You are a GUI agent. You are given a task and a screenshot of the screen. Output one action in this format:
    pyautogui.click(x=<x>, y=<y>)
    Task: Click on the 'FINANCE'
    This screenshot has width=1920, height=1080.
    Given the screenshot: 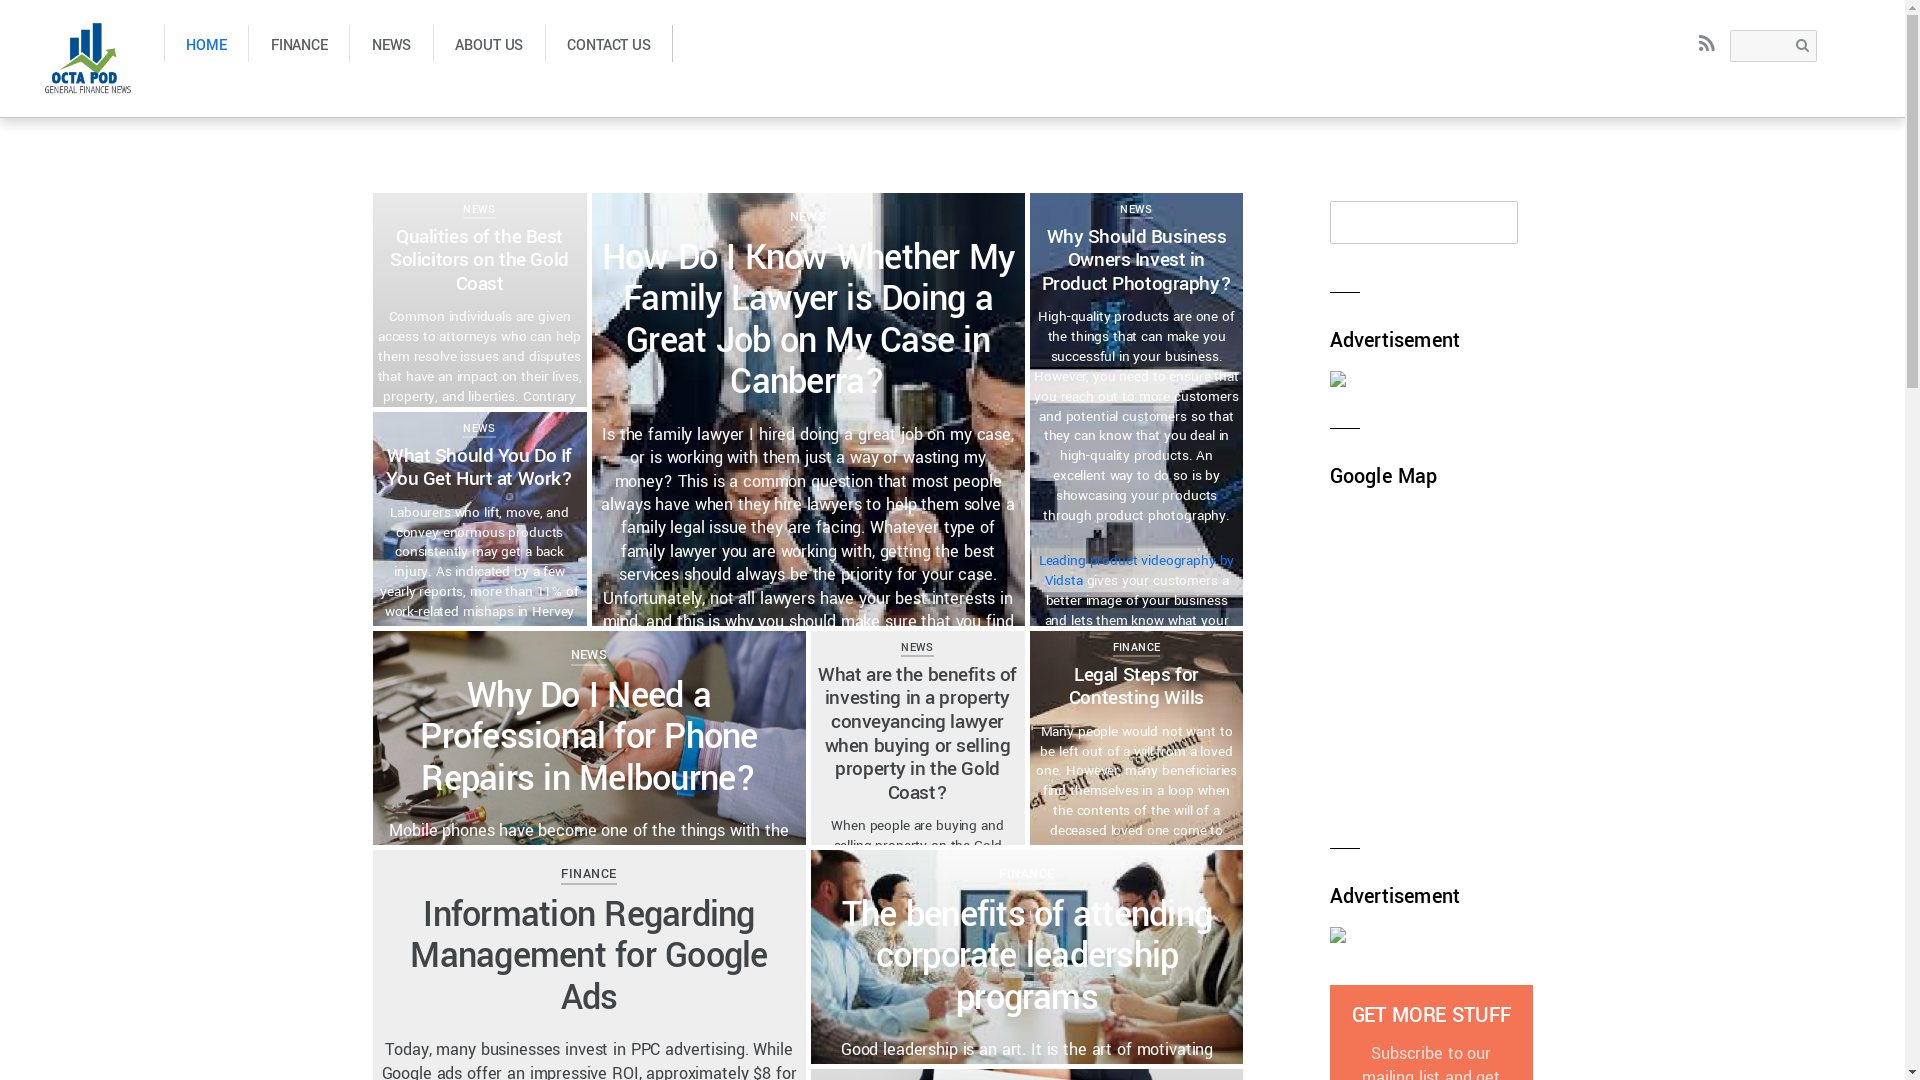 What is the action you would take?
    pyautogui.click(x=297, y=42)
    